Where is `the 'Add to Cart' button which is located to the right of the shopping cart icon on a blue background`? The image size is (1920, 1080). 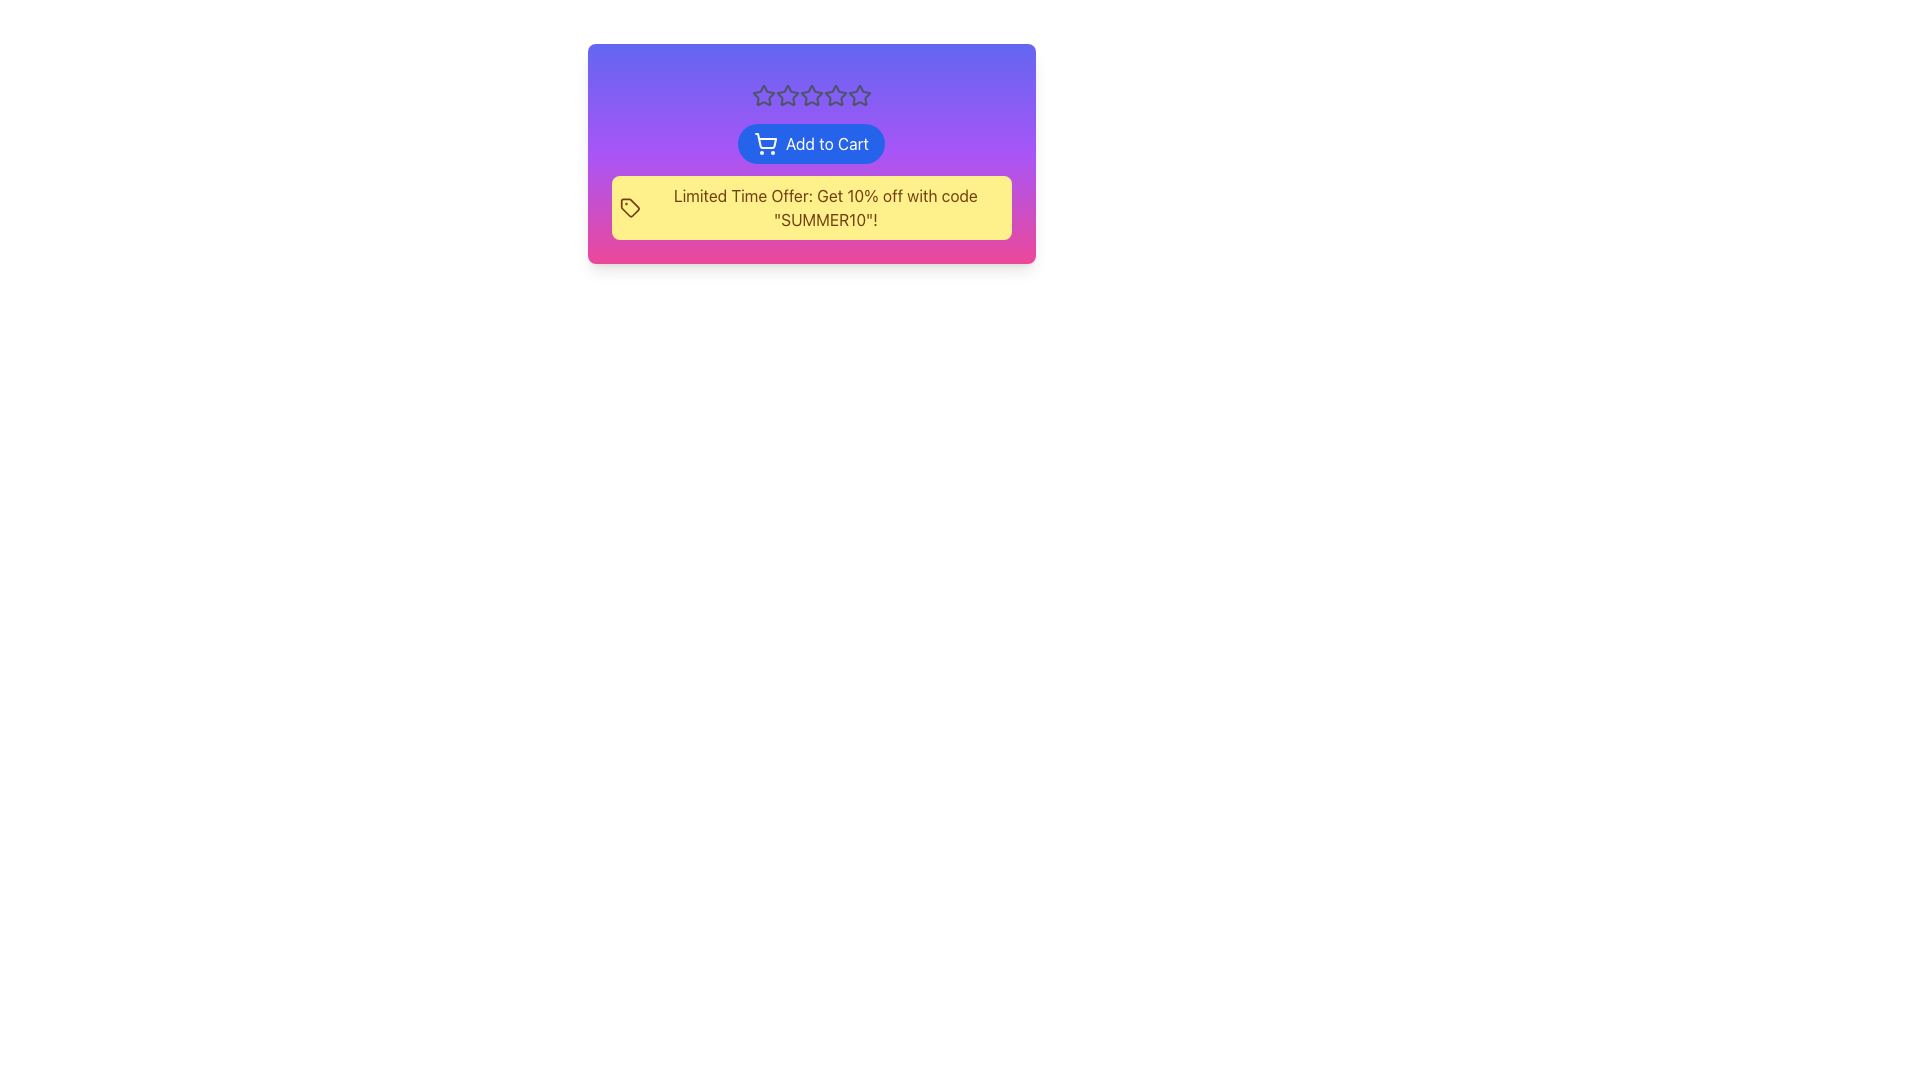 the 'Add to Cart' button which is located to the right of the shopping cart icon on a blue background is located at coordinates (764, 142).